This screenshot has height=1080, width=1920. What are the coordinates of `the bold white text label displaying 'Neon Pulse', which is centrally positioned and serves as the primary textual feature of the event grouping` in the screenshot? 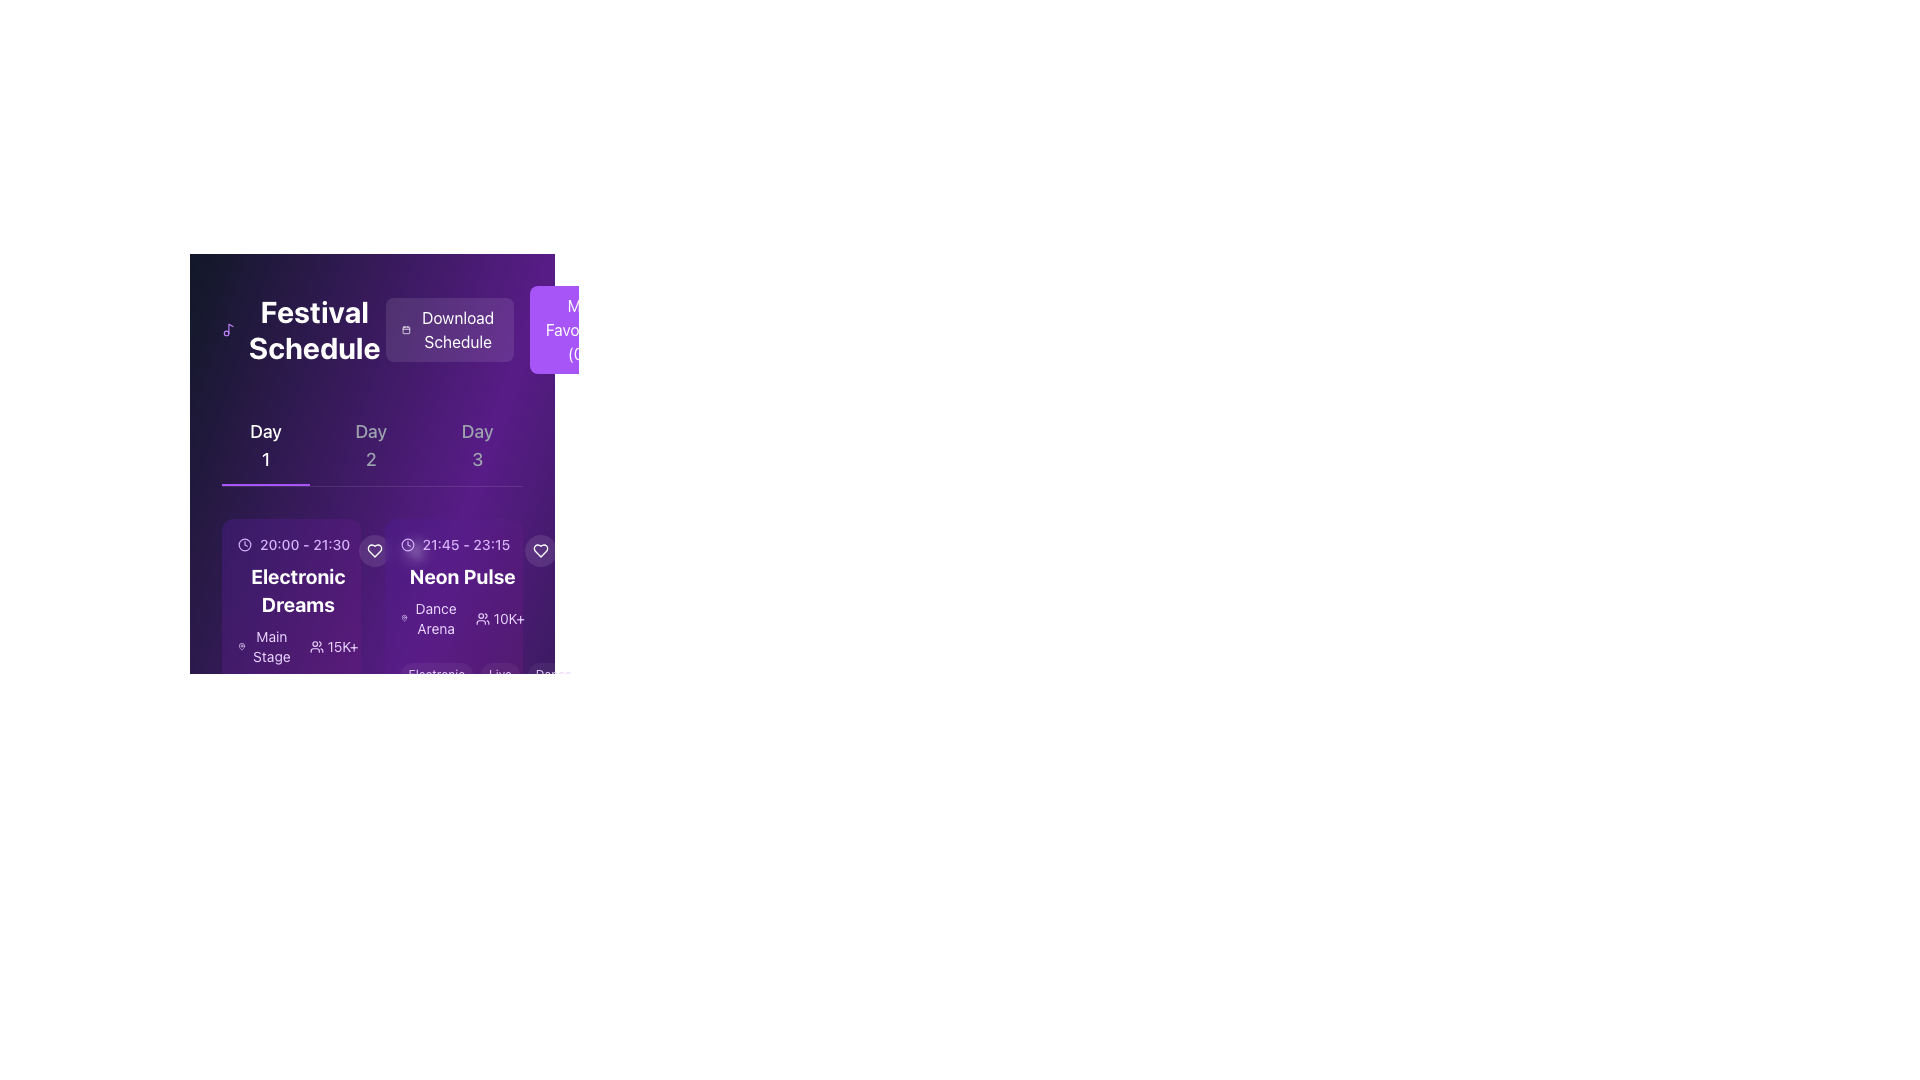 It's located at (461, 577).